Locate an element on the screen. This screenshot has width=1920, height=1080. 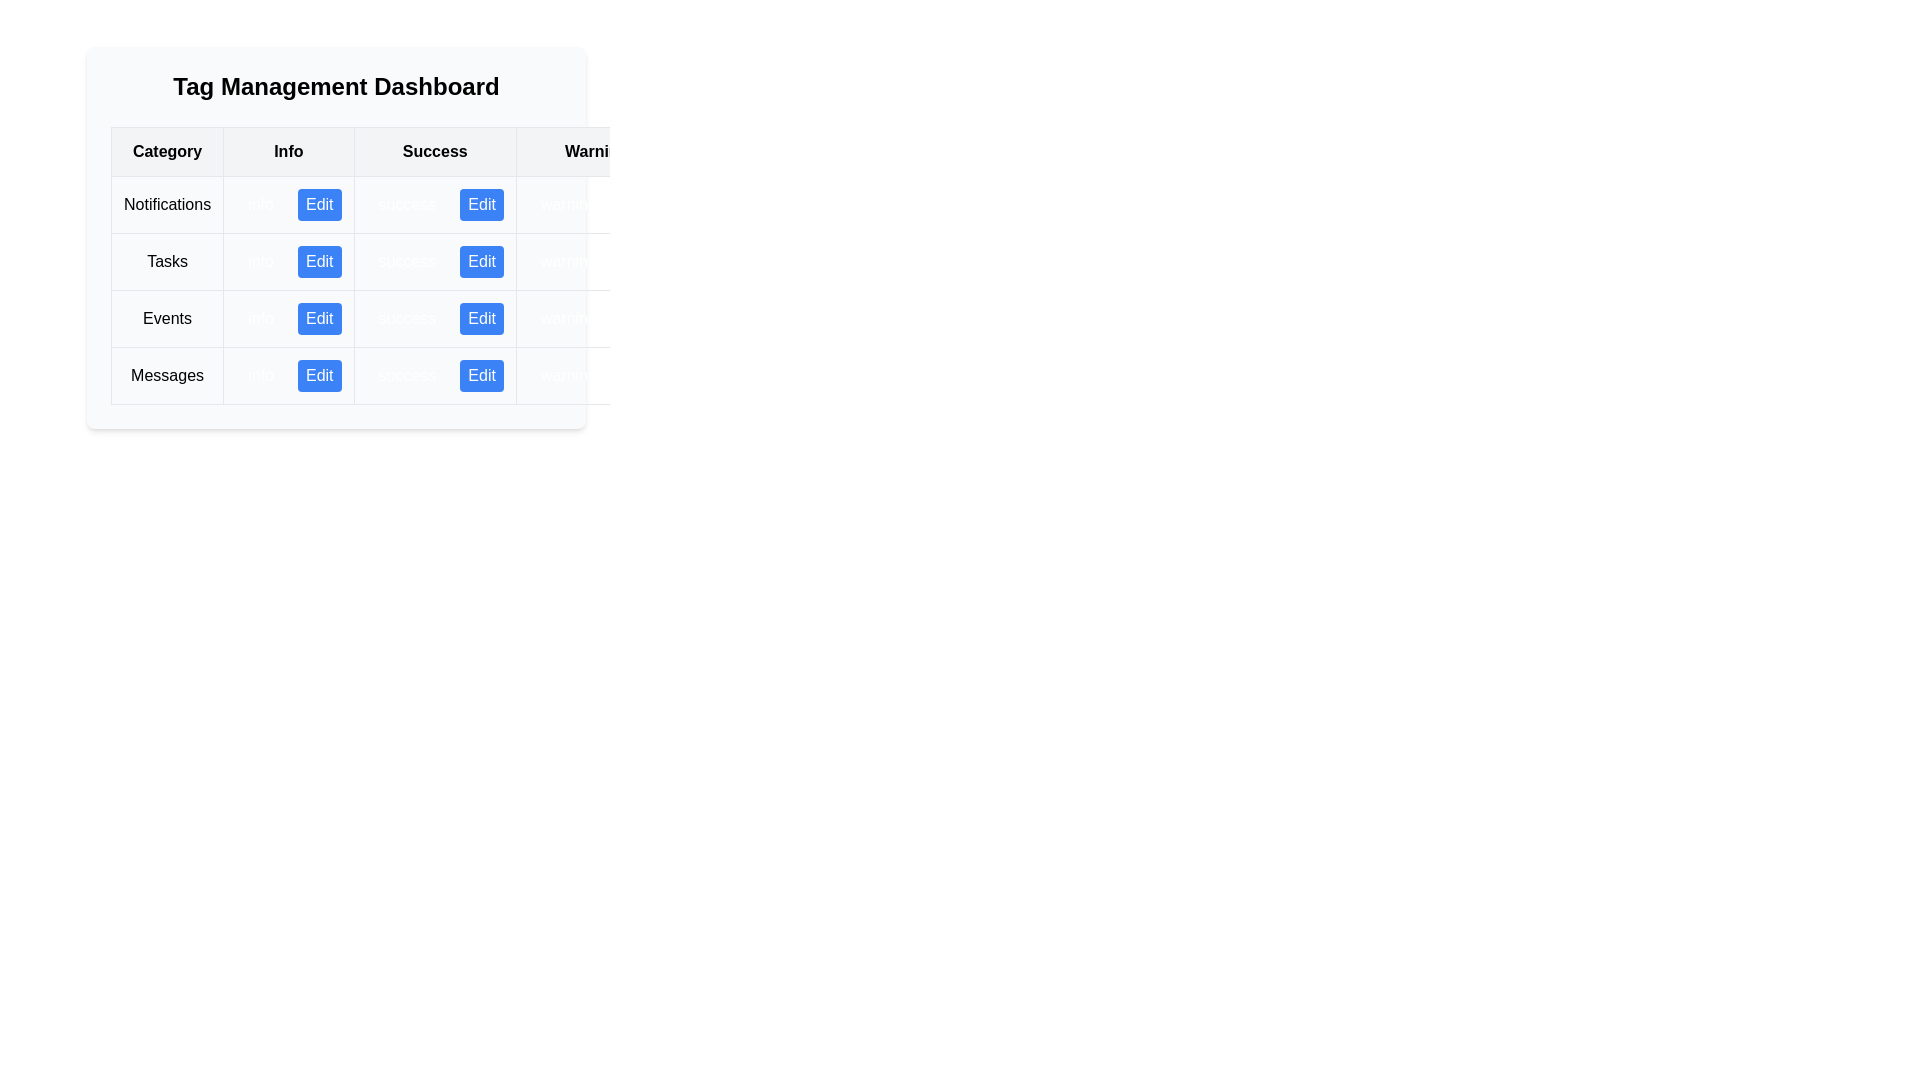
the blue 'Edit' button located in the 'Info' column of the 'Tasks' row in the Tag Management Dashboard is located at coordinates (336, 237).